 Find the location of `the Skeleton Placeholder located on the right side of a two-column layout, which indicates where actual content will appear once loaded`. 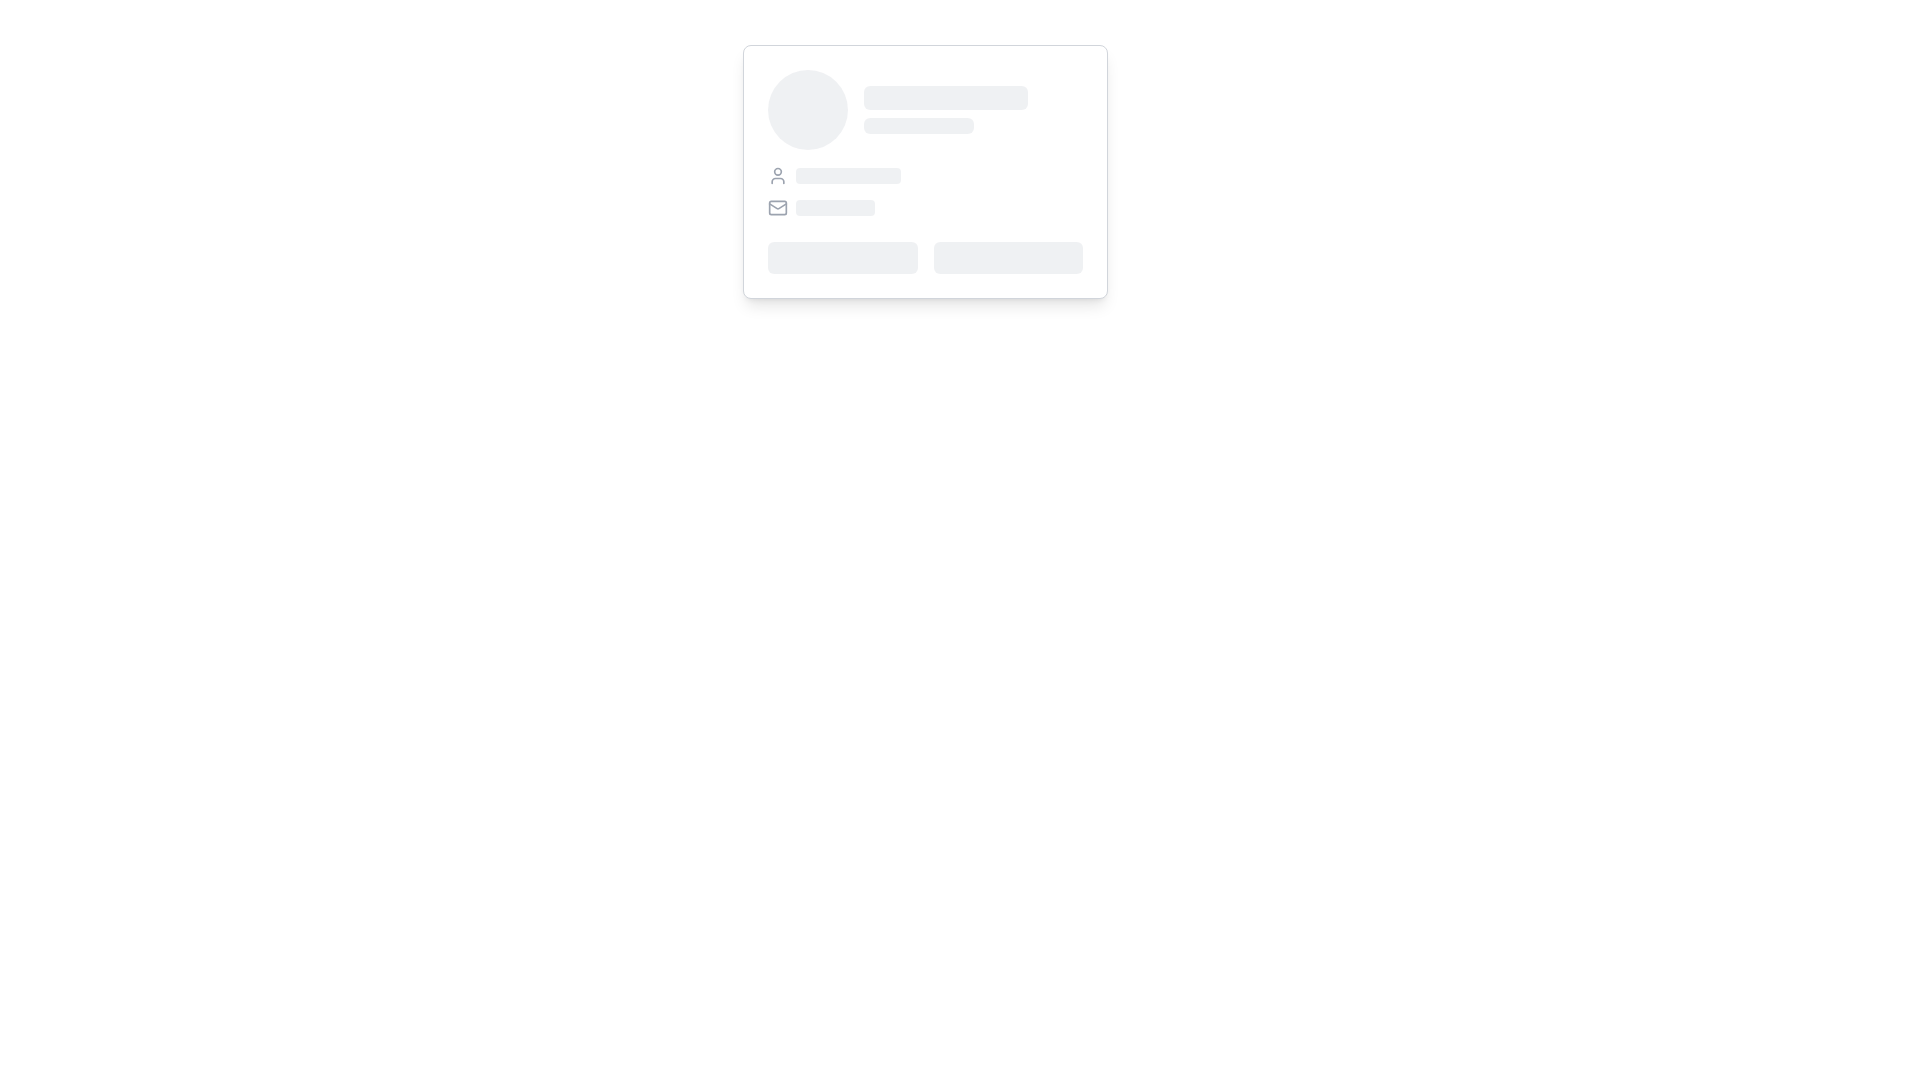

the Skeleton Placeholder located on the right side of a two-column layout, which indicates where actual content will appear once loaded is located at coordinates (1008, 257).